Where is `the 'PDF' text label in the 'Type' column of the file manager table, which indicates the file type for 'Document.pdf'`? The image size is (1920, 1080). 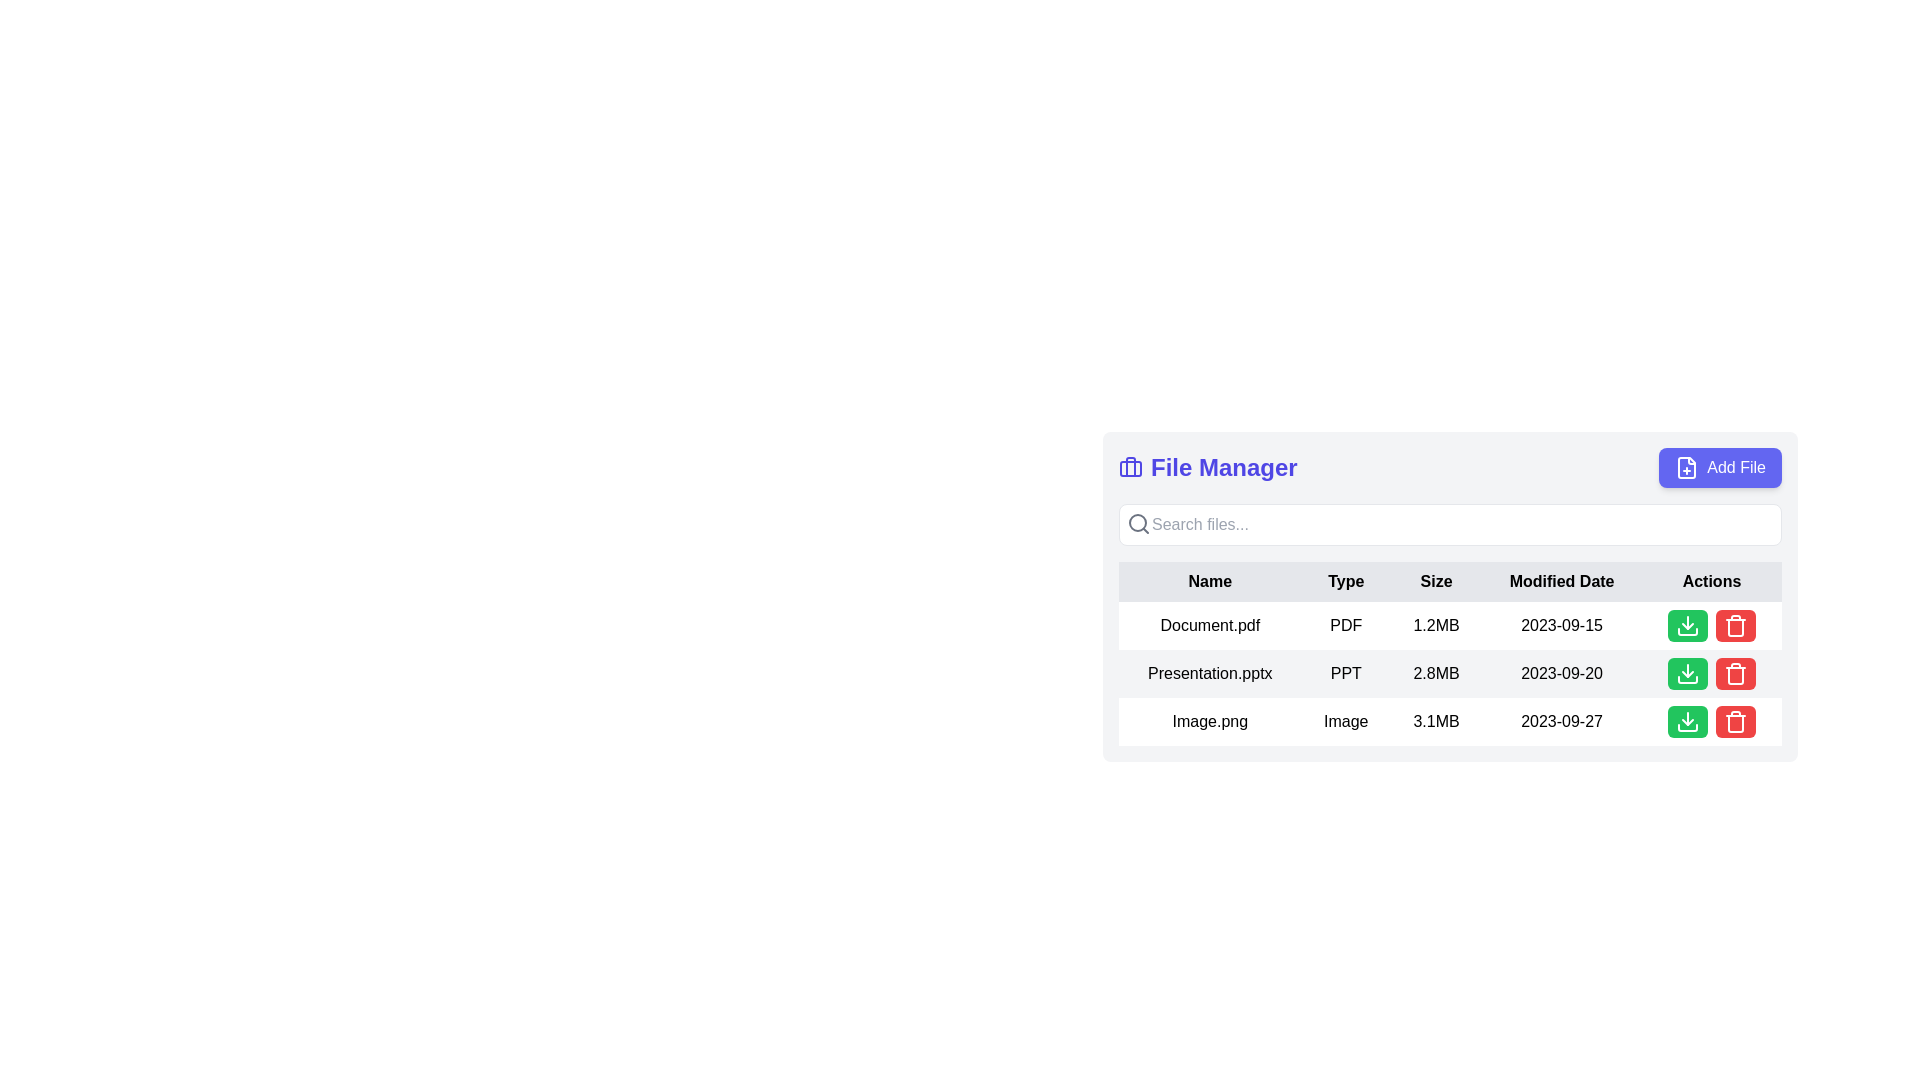
the 'PDF' text label in the 'Type' column of the file manager table, which indicates the file type for 'Document.pdf' is located at coordinates (1346, 624).